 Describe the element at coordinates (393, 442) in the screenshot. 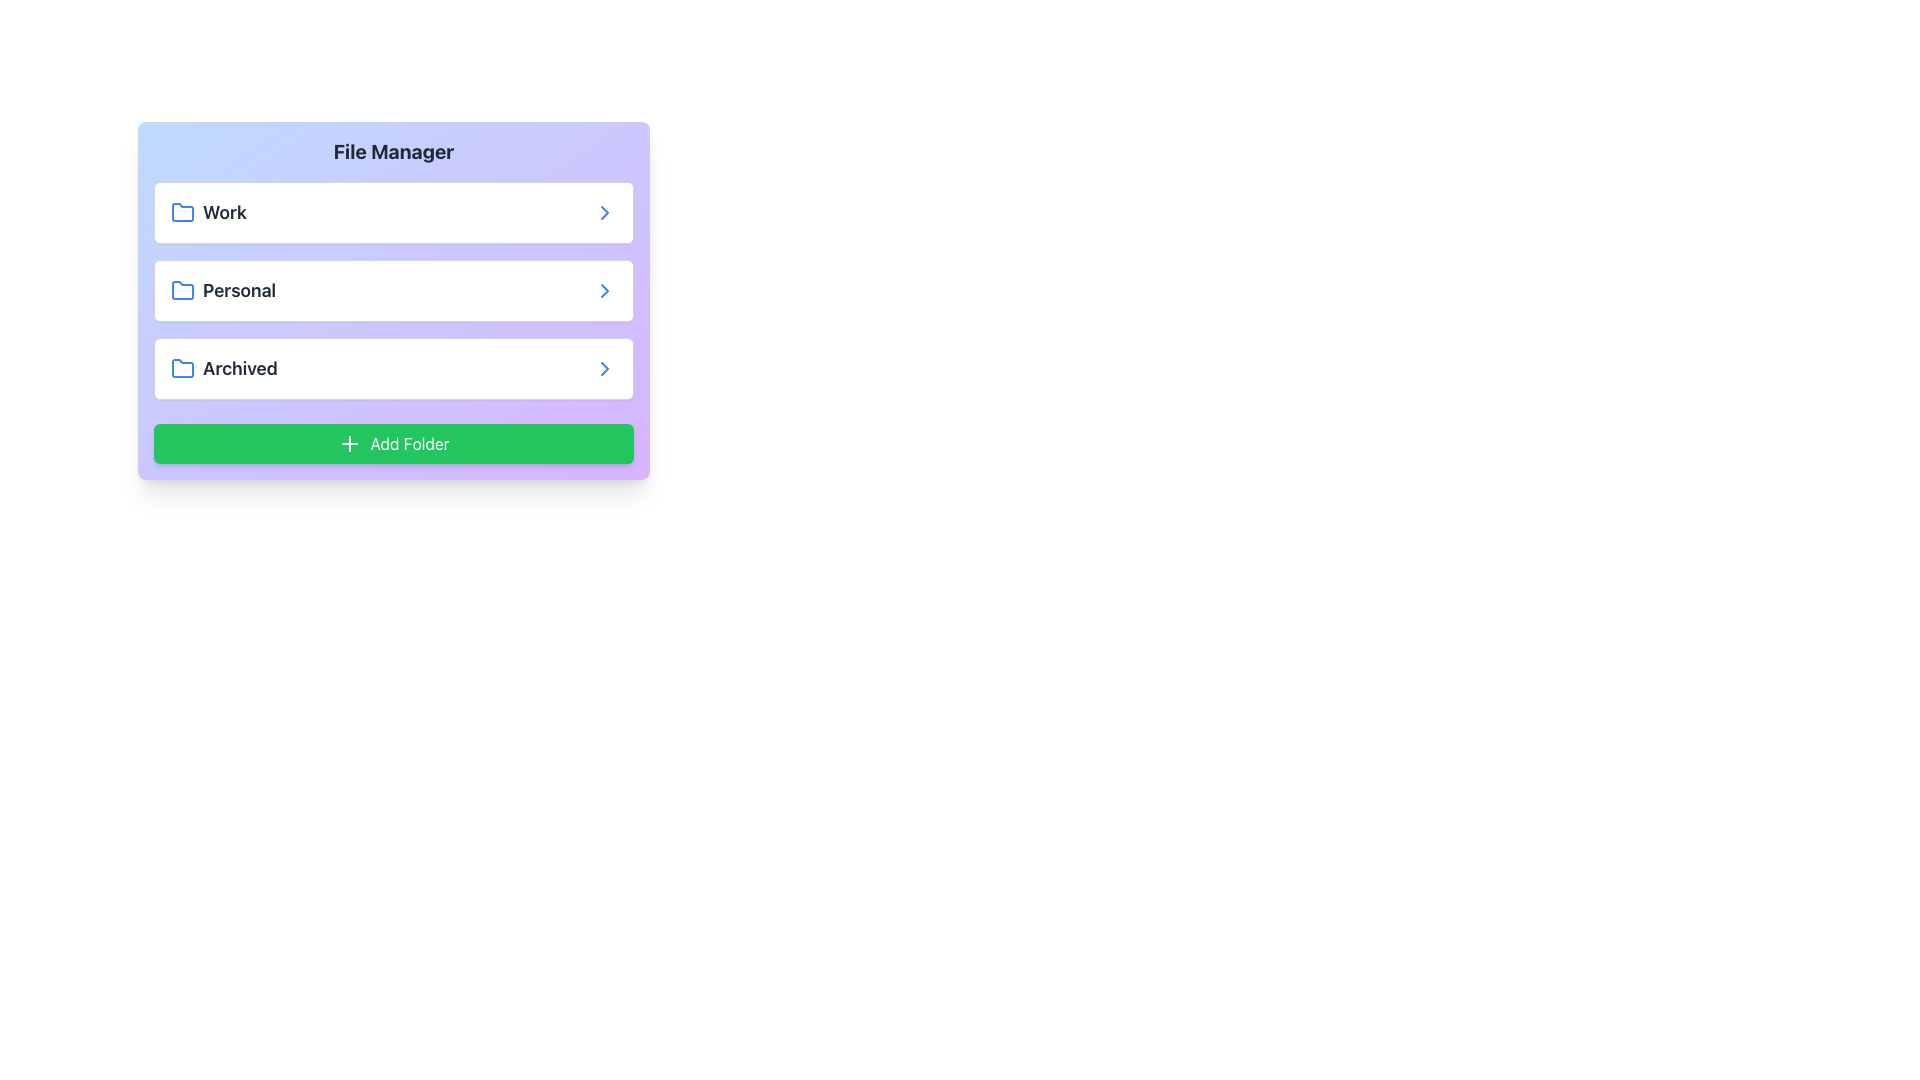

I see `the button that adds a new folder, located at the bottom of a card containing folder items labeled 'Work', 'Personal', and 'Archived'` at that location.